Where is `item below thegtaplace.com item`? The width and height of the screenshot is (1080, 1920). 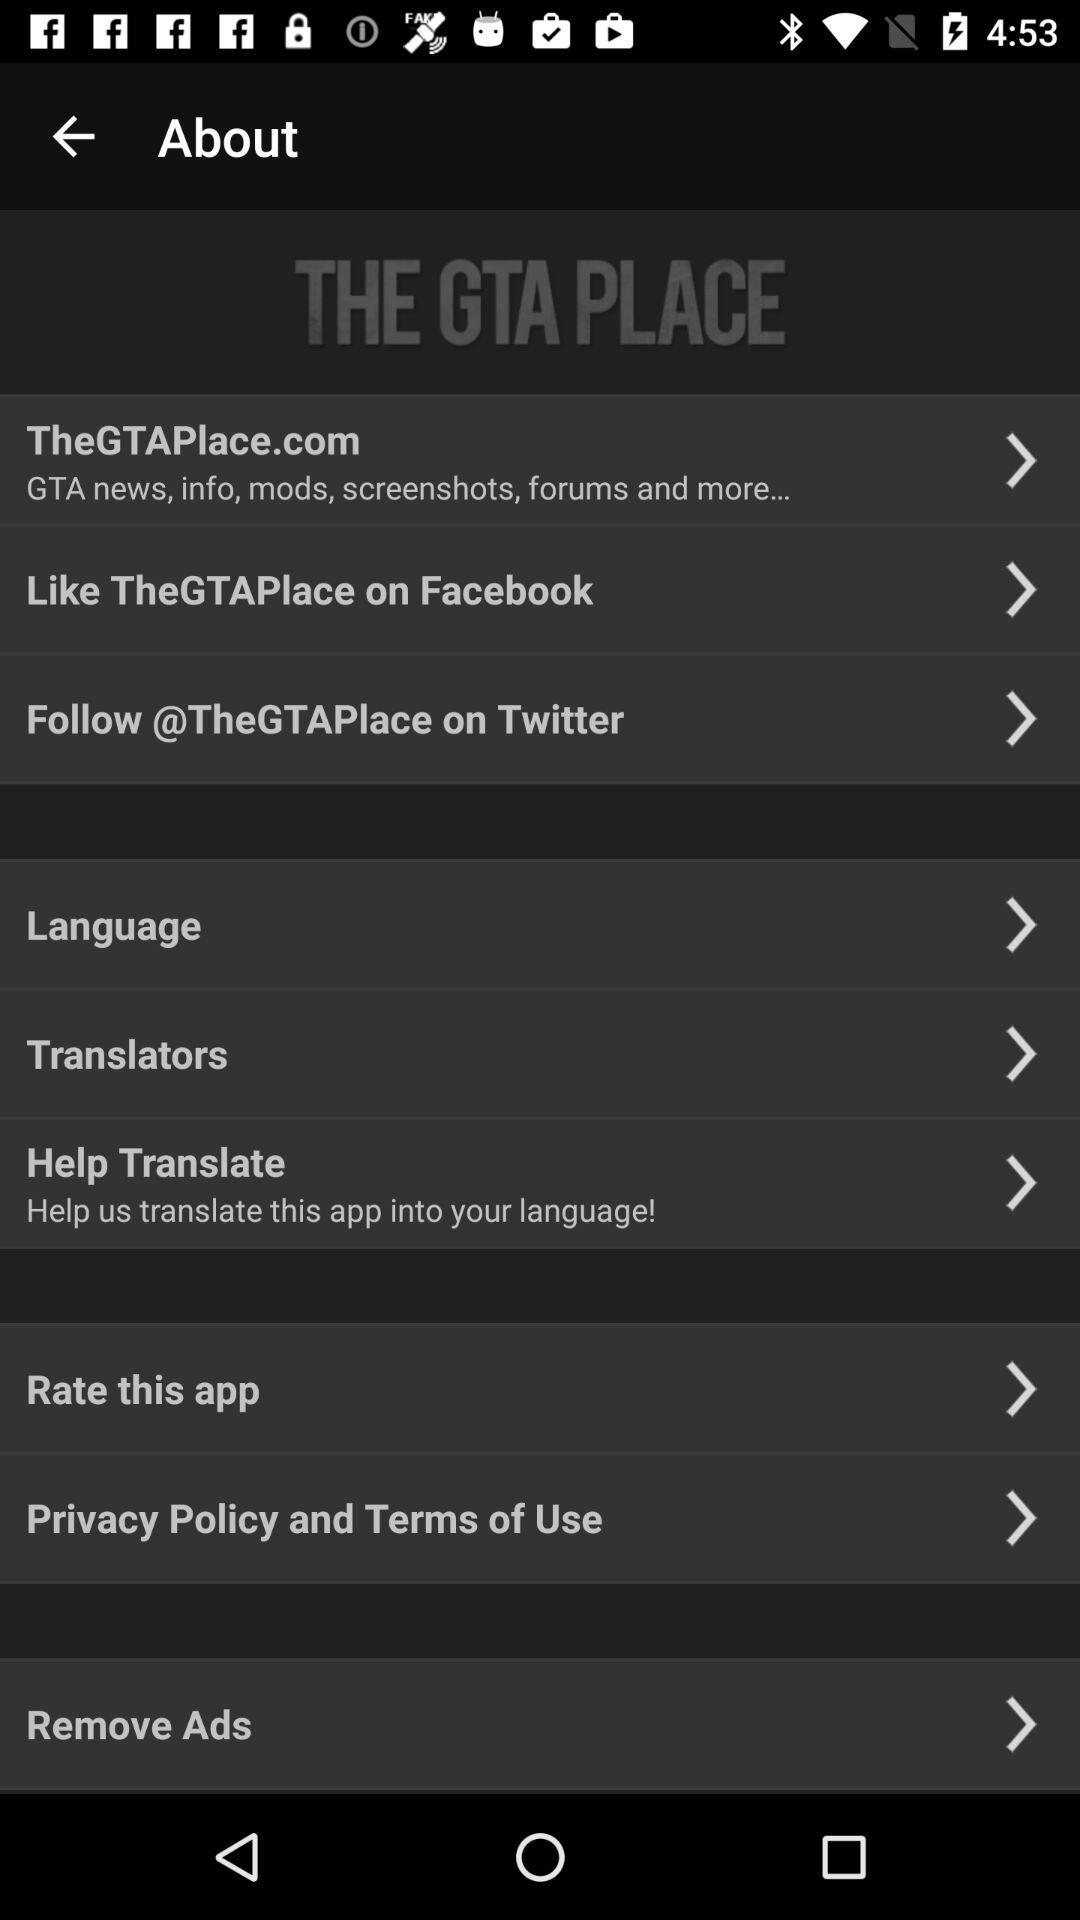 item below thegtaplace.com item is located at coordinates (407, 487).